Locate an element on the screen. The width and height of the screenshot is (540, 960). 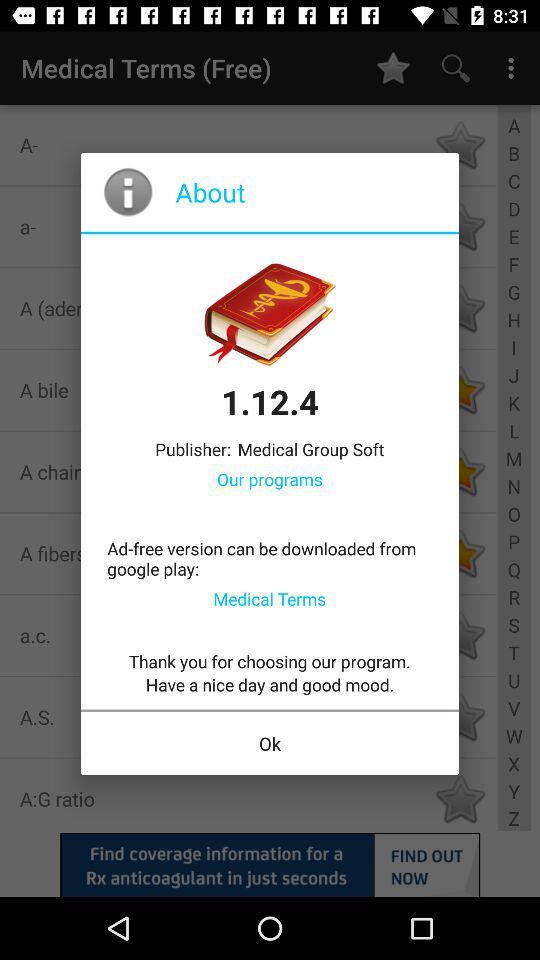
the medical terms item is located at coordinates (269, 598).